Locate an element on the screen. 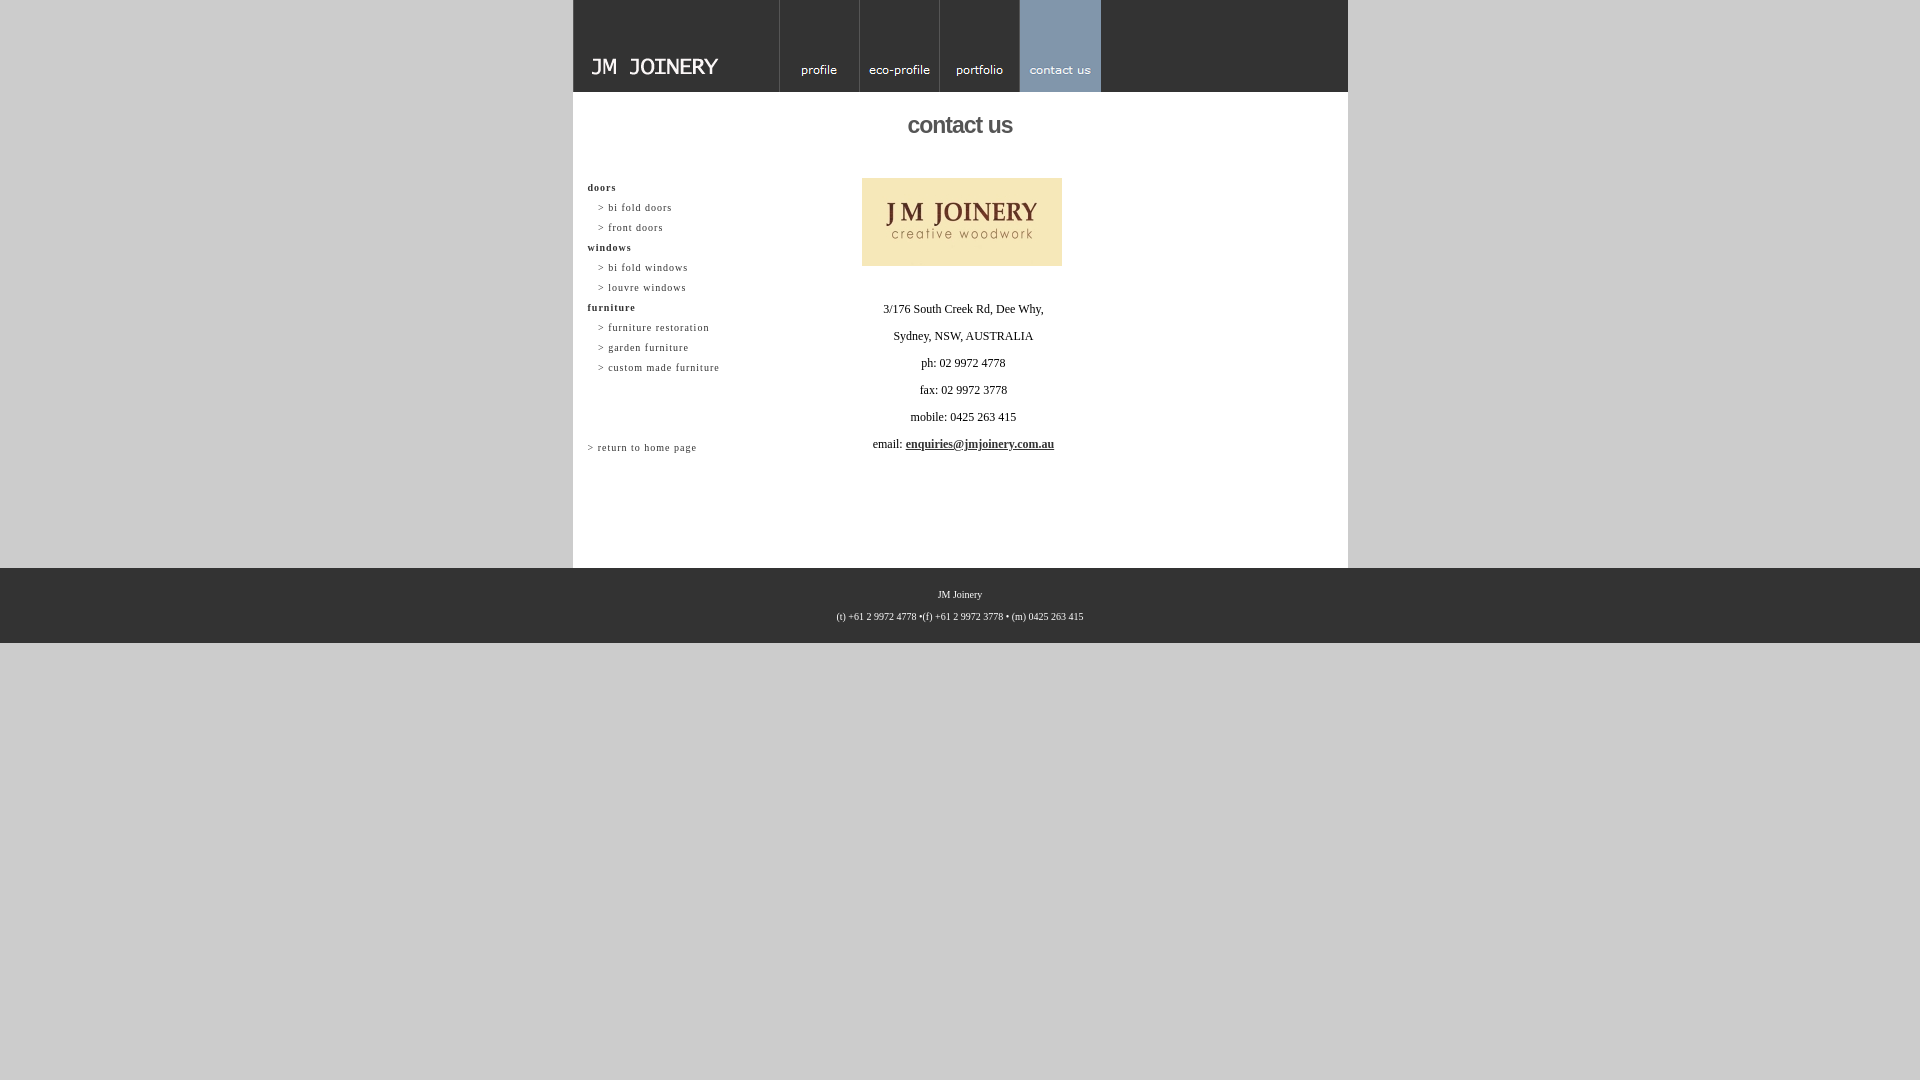 This screenshot has height=1080, width=1920. 'furniture' is located at coordinates (667, 308).